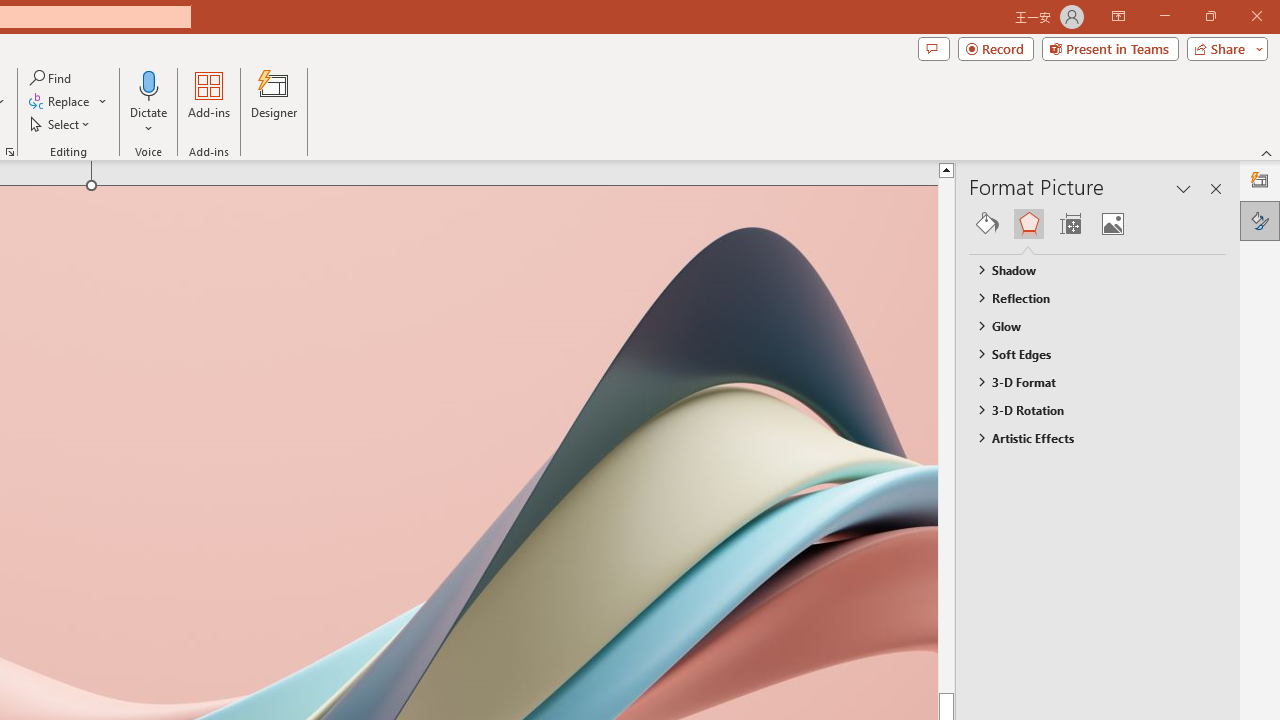  Describe the element at coordinates (1097, 223) in the screenshot. I see `'Class: NetUIGalleryContainer'` at that location.